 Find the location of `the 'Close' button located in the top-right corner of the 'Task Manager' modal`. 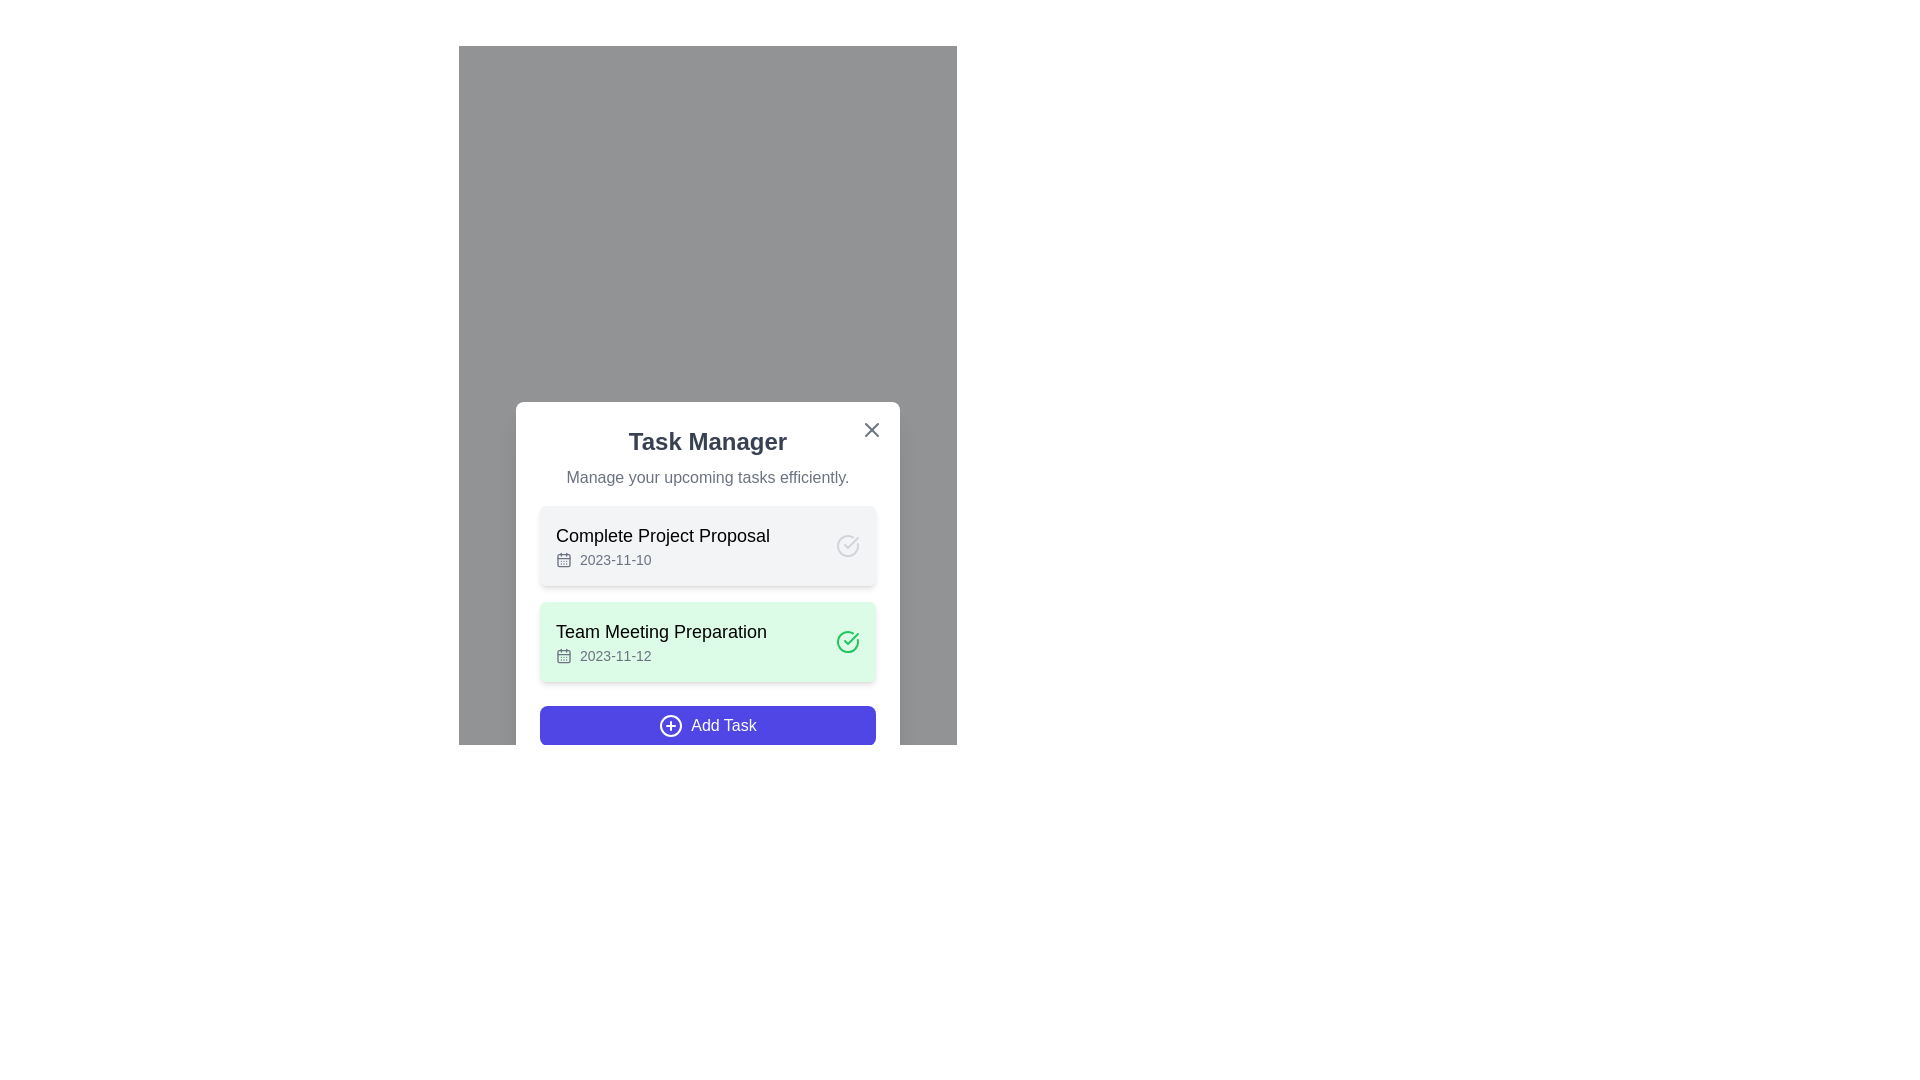

the 'Close' button located in the top-right corner of the 'Task Manager' modal is located at coordinates (872, 428).